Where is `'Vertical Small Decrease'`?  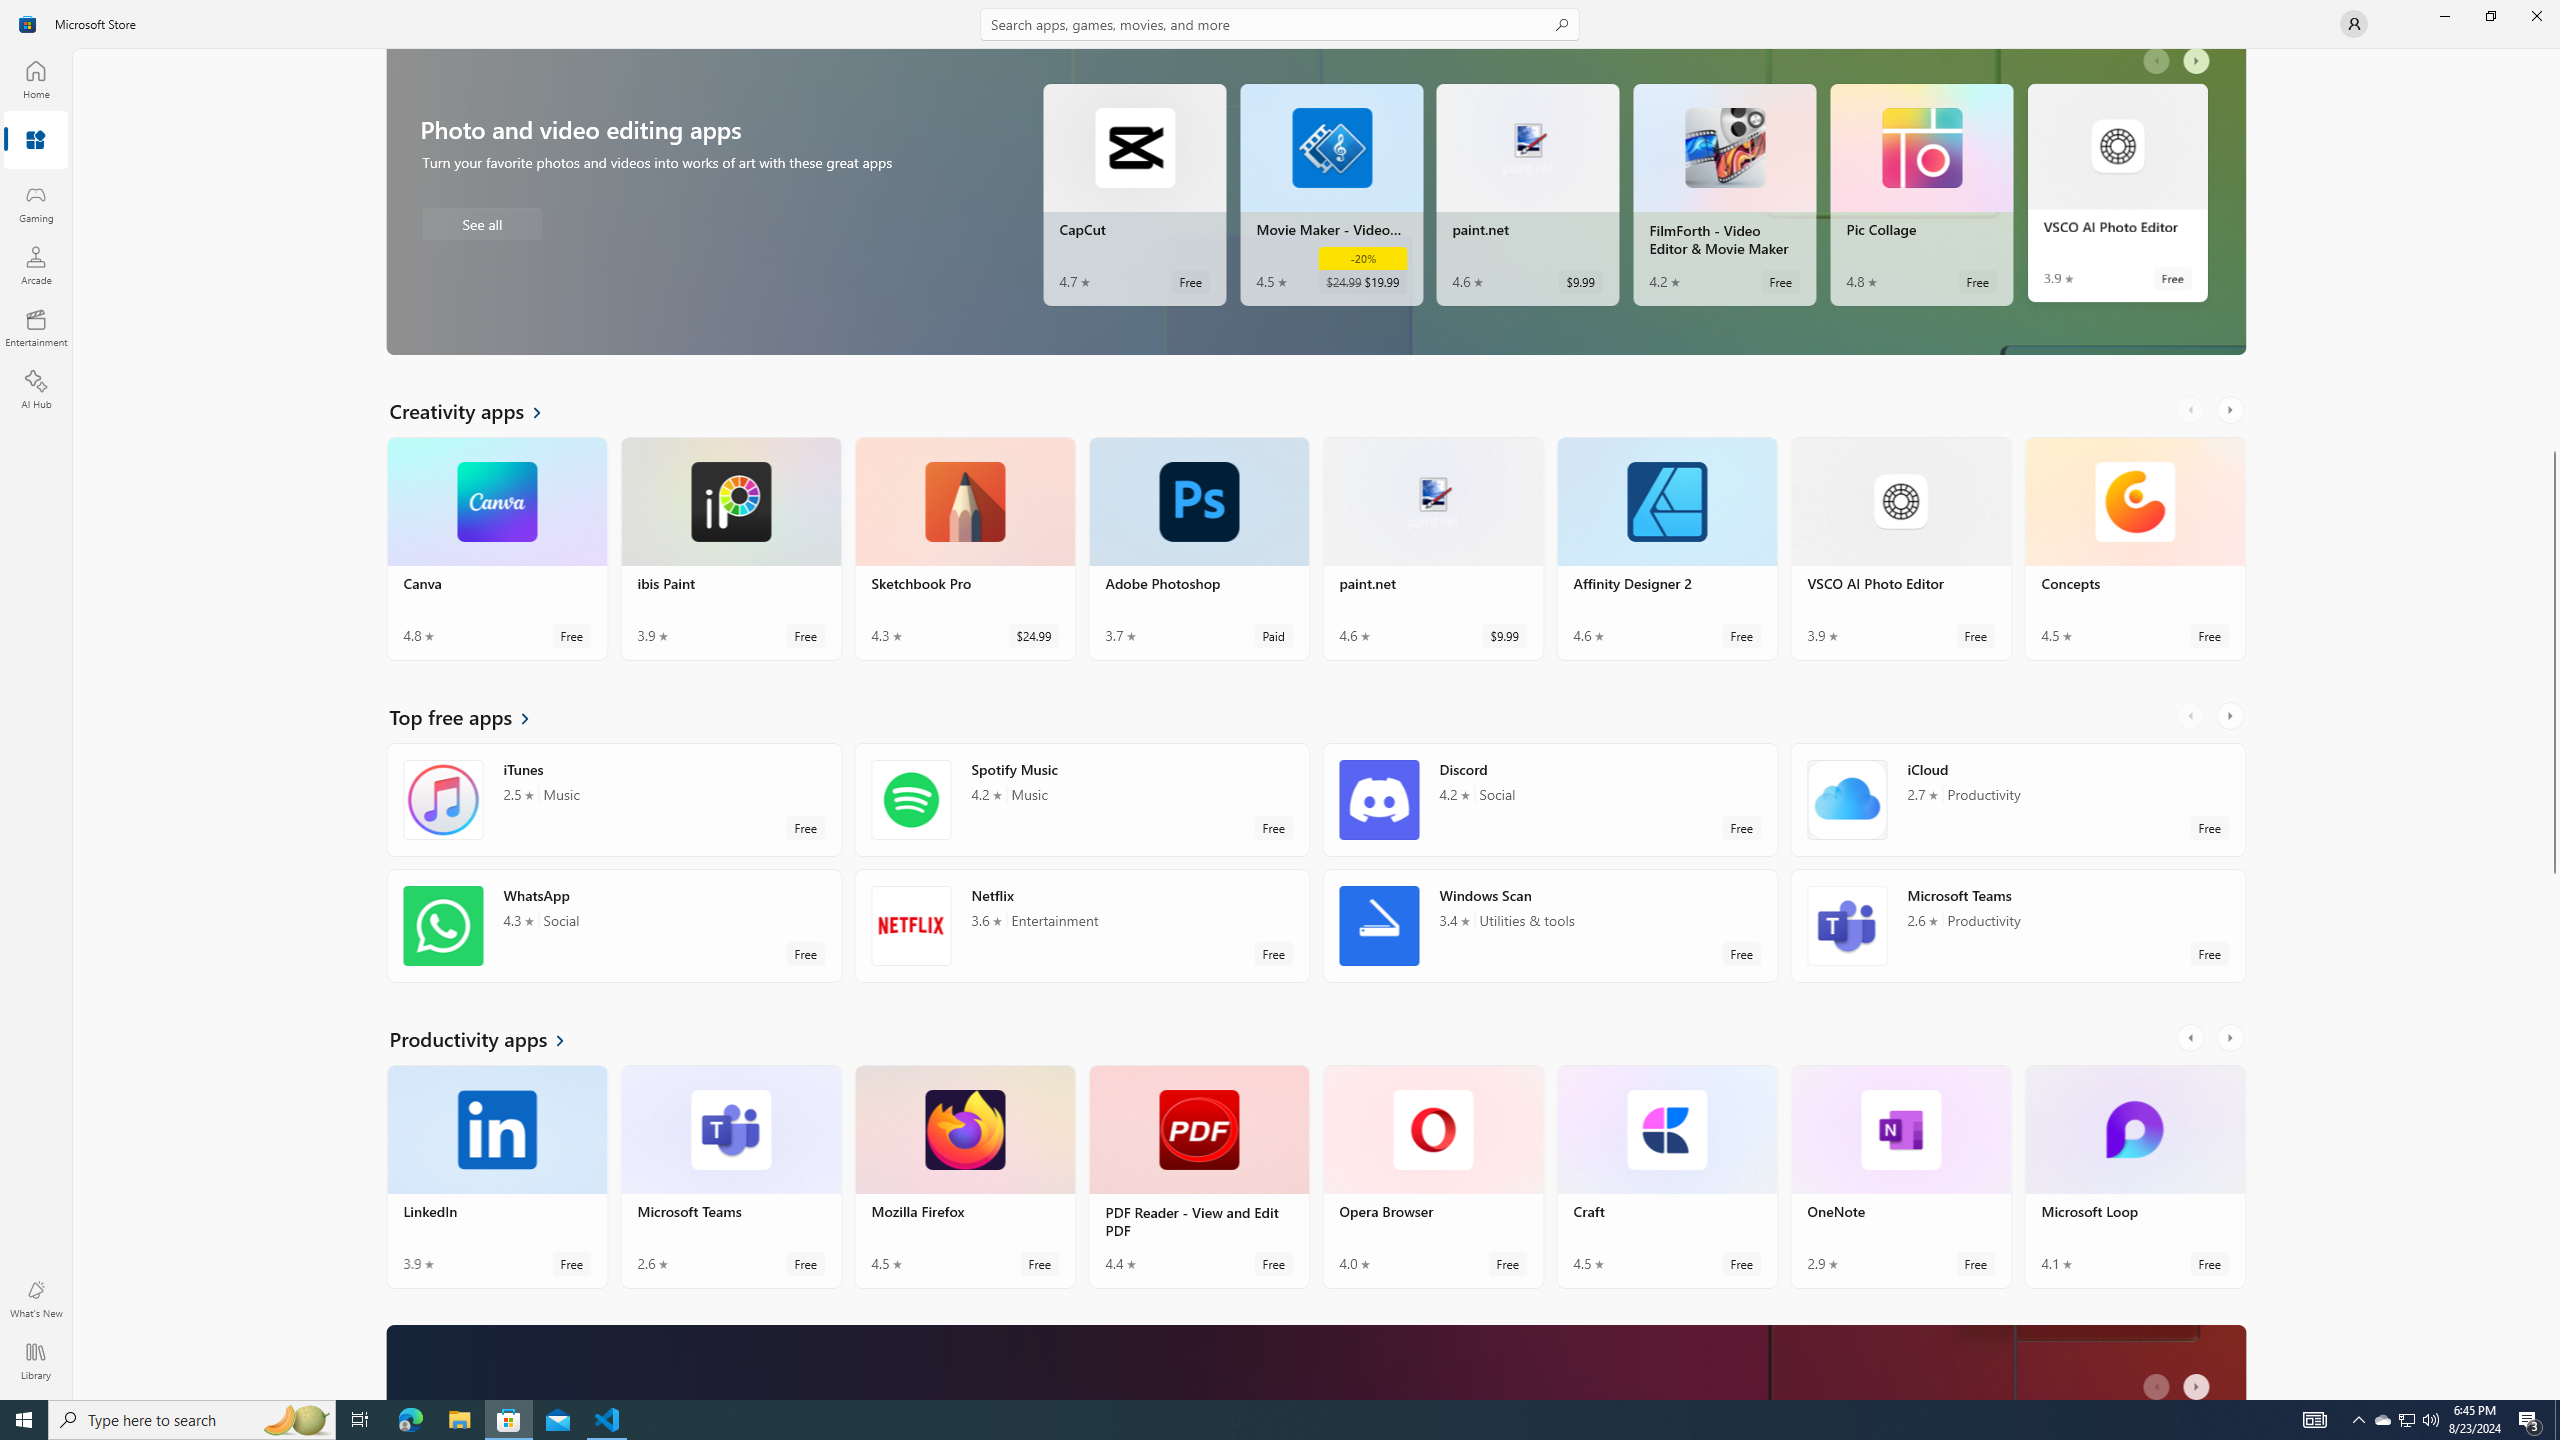
'Vertical Small Decrease' is located at coordinates (2552, 55).